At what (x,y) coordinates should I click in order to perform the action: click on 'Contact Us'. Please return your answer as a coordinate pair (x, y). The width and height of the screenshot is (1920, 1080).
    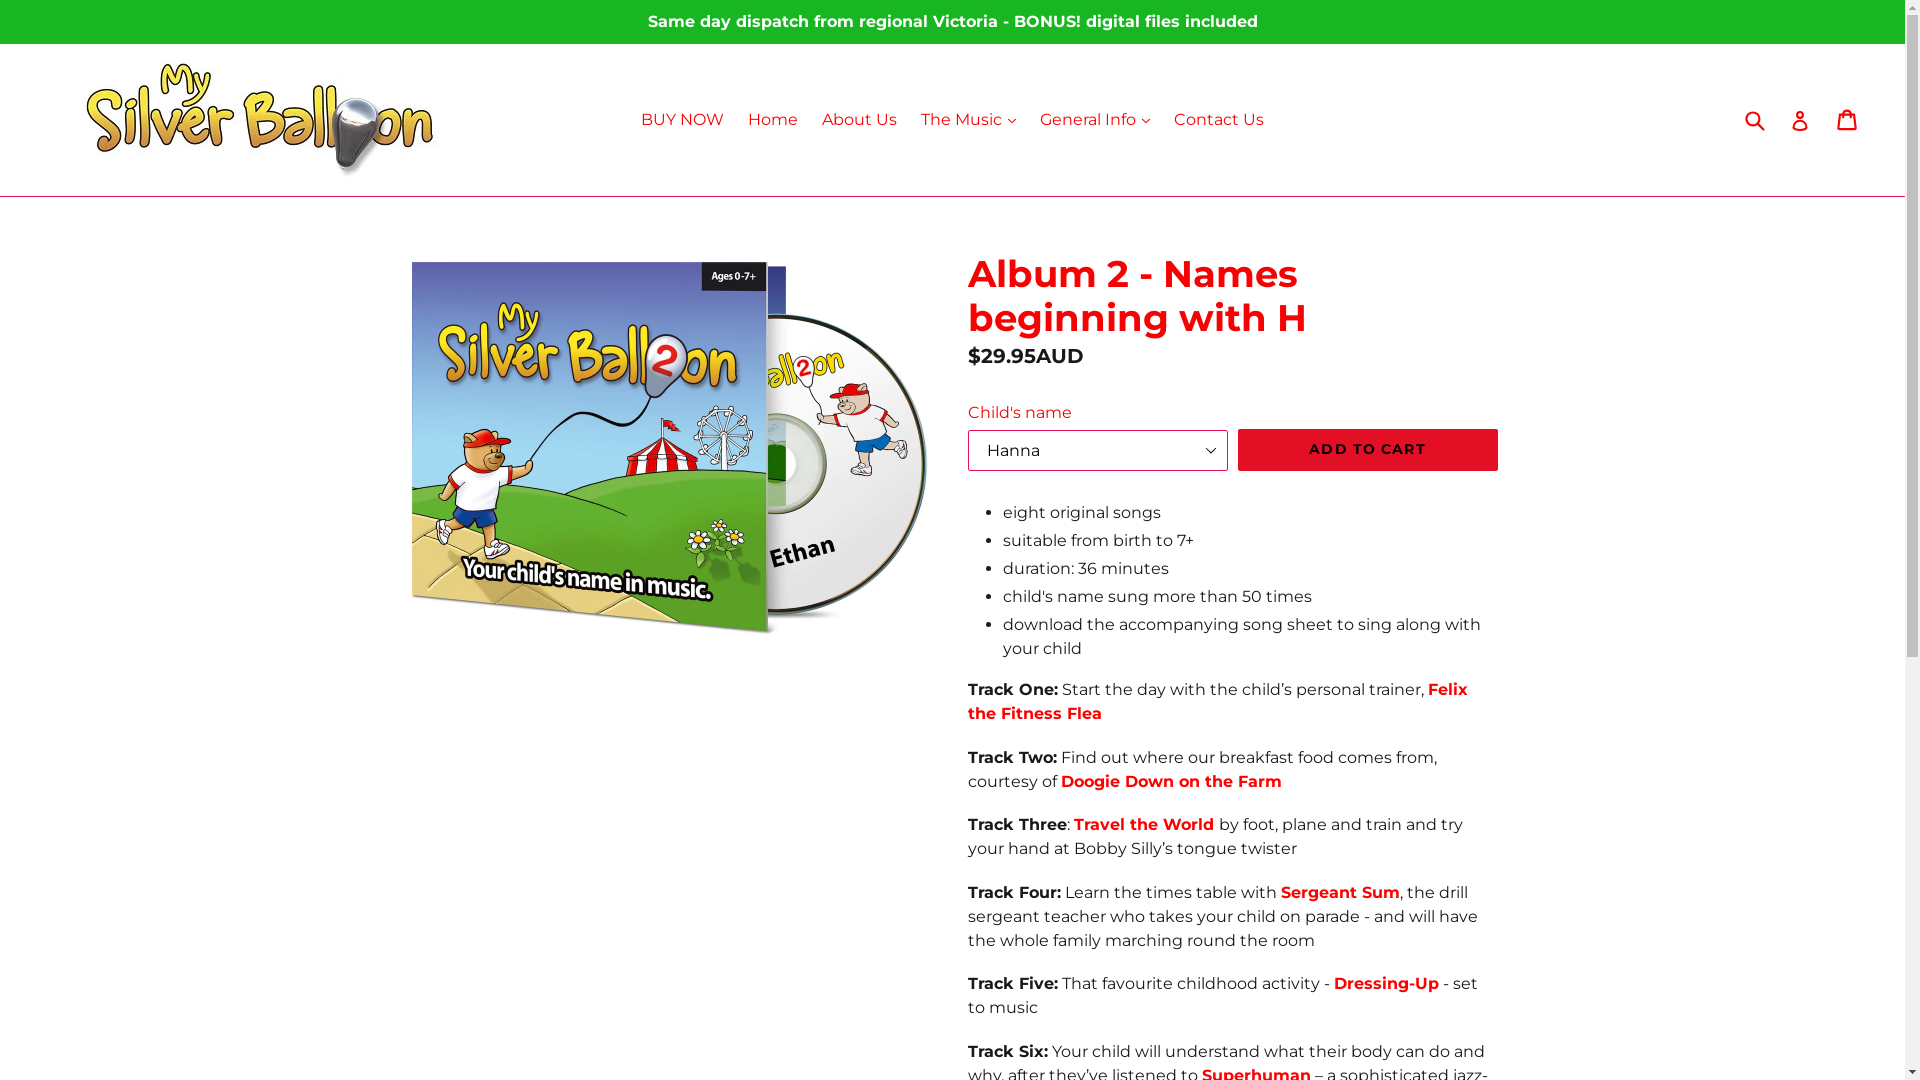
    Looking at the image, I should click on (1218, 119).